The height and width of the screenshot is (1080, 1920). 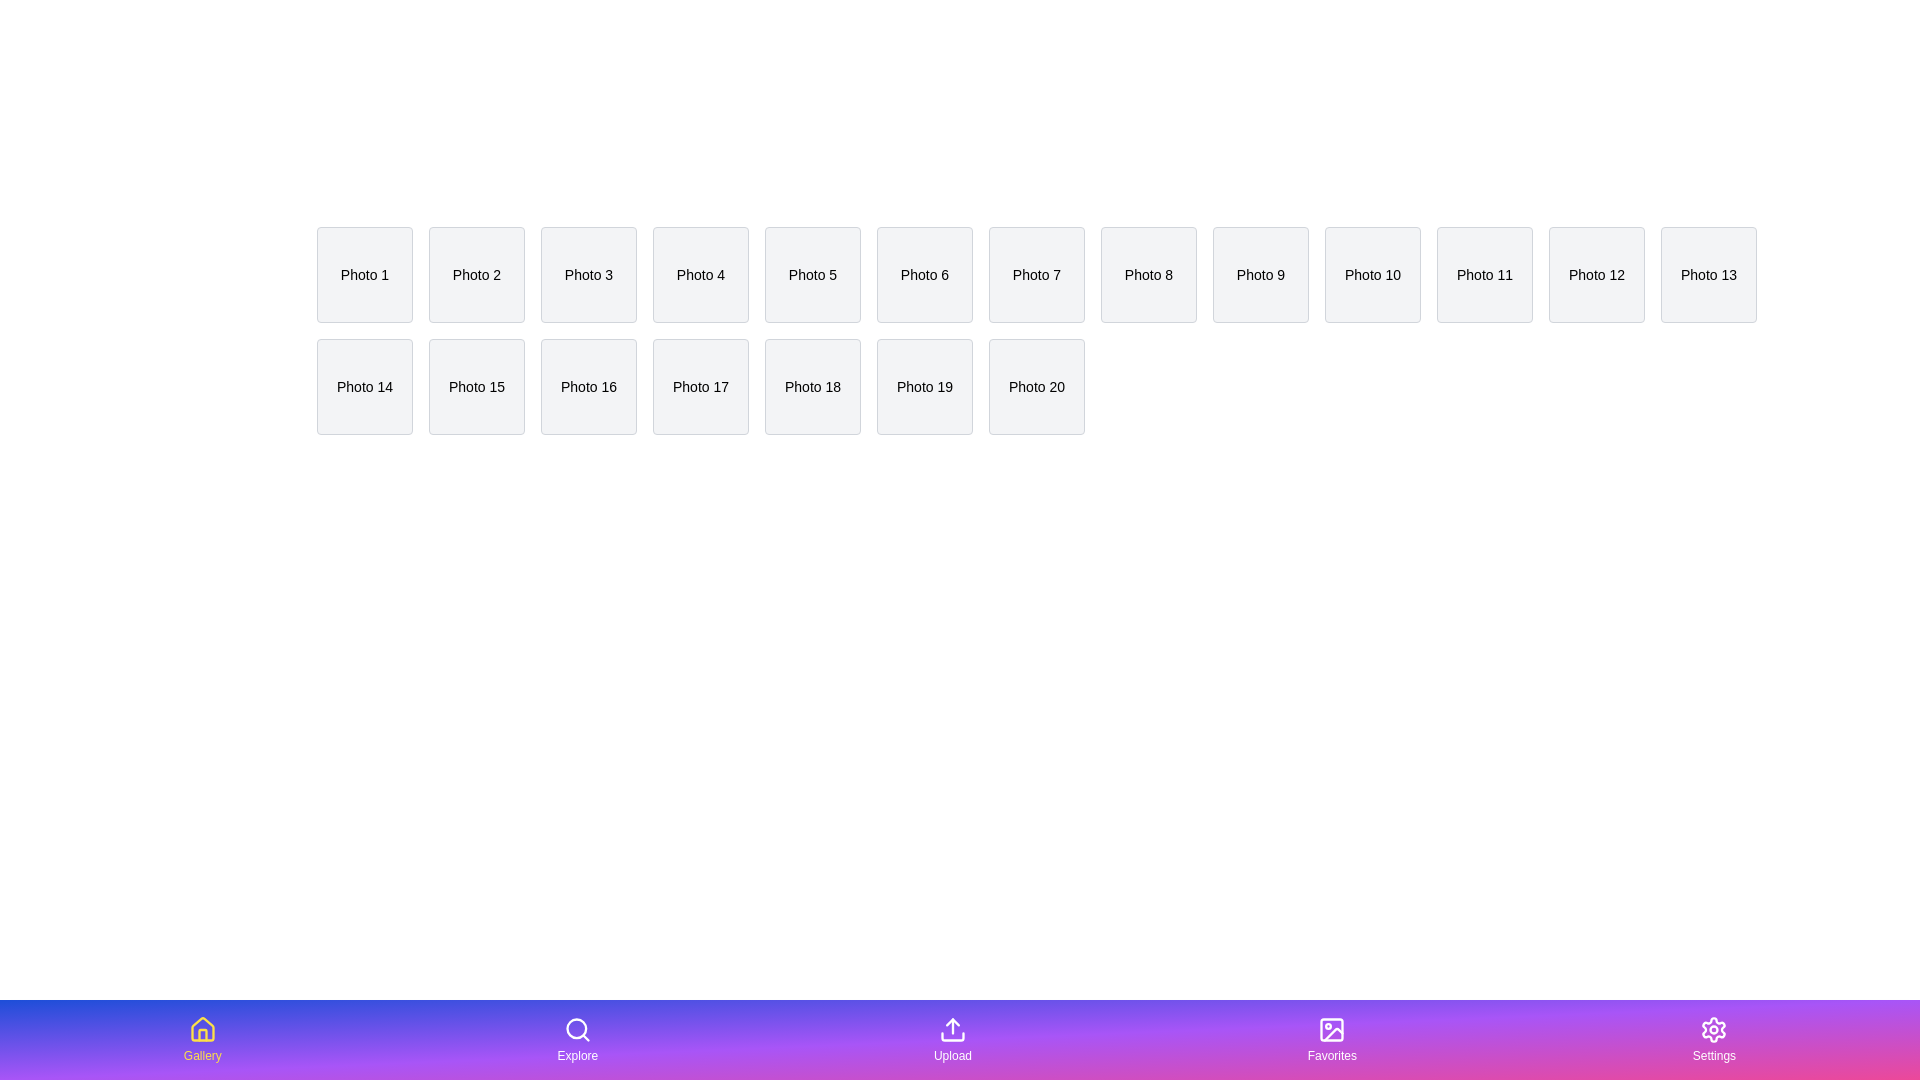 I want to click on the tab labeled Explore in the bottom navigation bar, so click(x=576, y=1039).